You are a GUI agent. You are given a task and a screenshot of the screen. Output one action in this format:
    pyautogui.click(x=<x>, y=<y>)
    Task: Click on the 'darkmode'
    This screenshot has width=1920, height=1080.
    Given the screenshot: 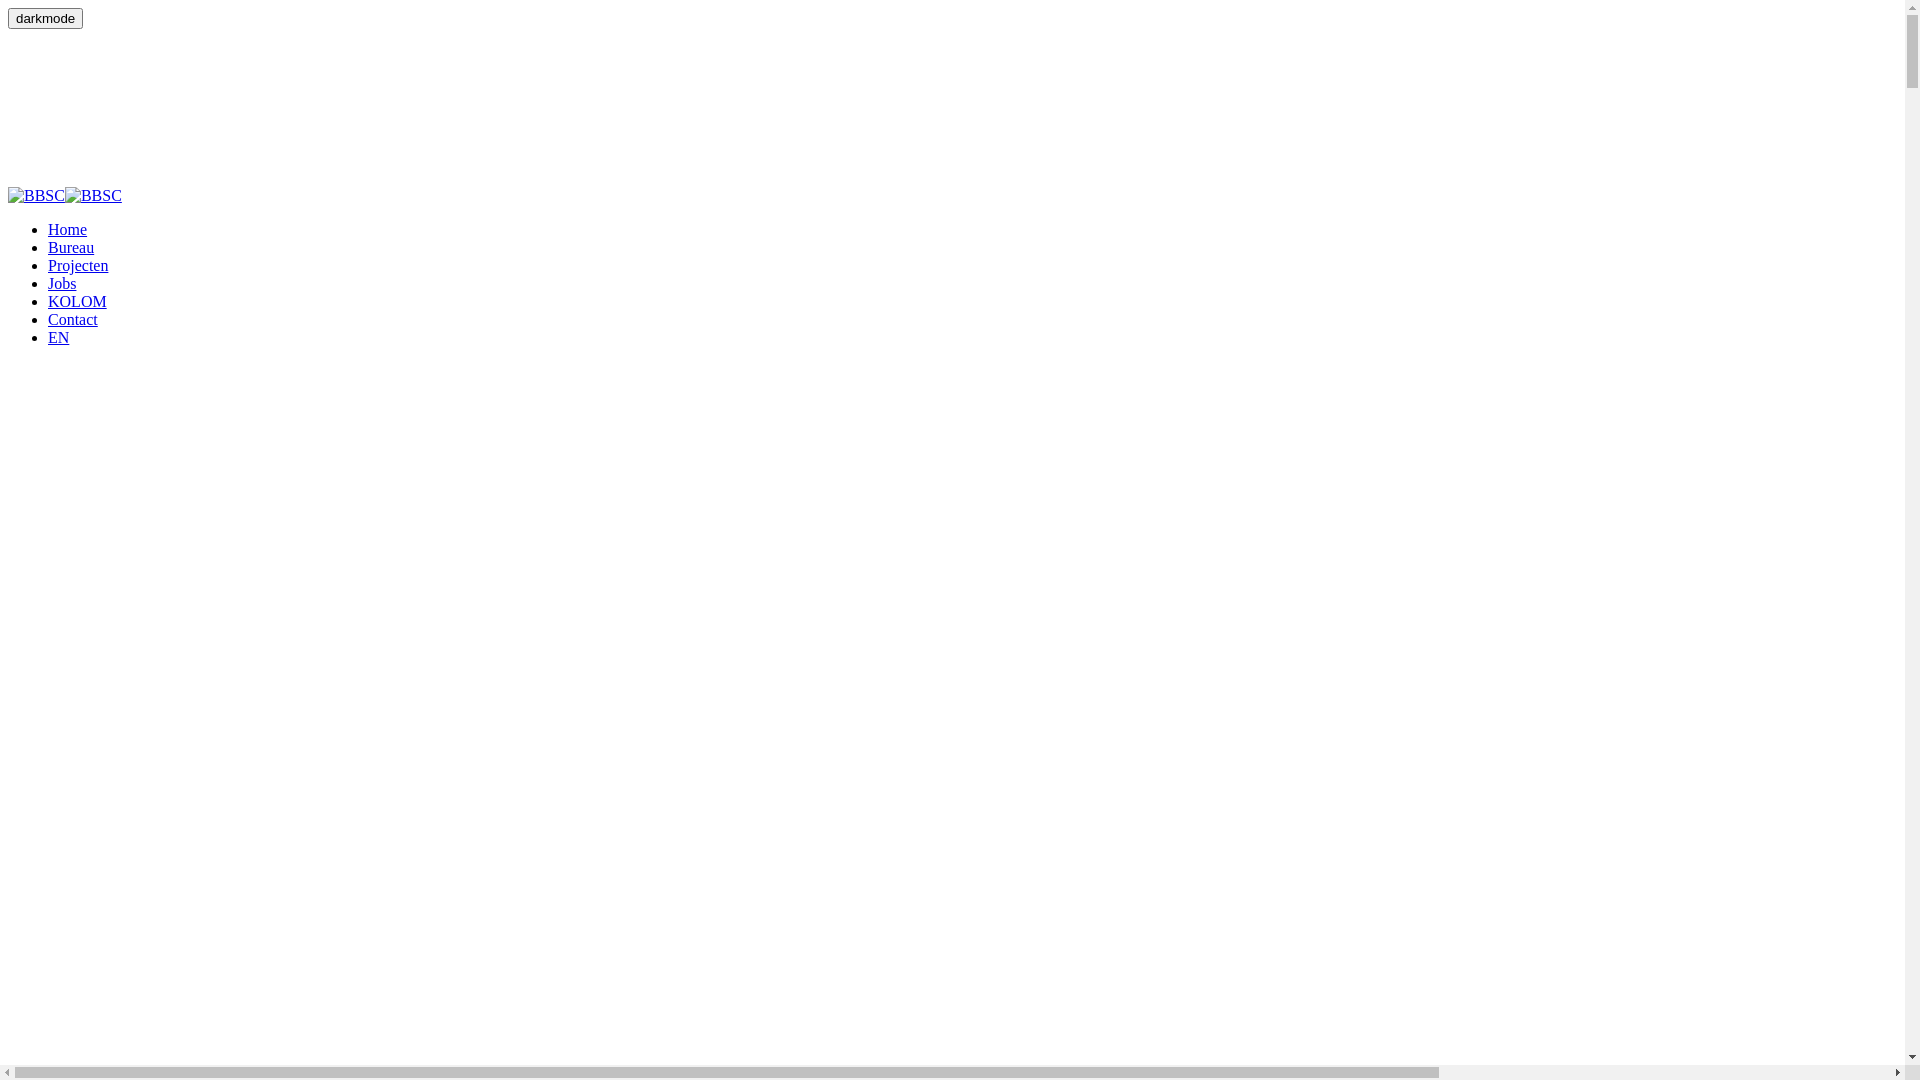 What is the action you would take?
    pyautogui.click(x=8, y=18)
    